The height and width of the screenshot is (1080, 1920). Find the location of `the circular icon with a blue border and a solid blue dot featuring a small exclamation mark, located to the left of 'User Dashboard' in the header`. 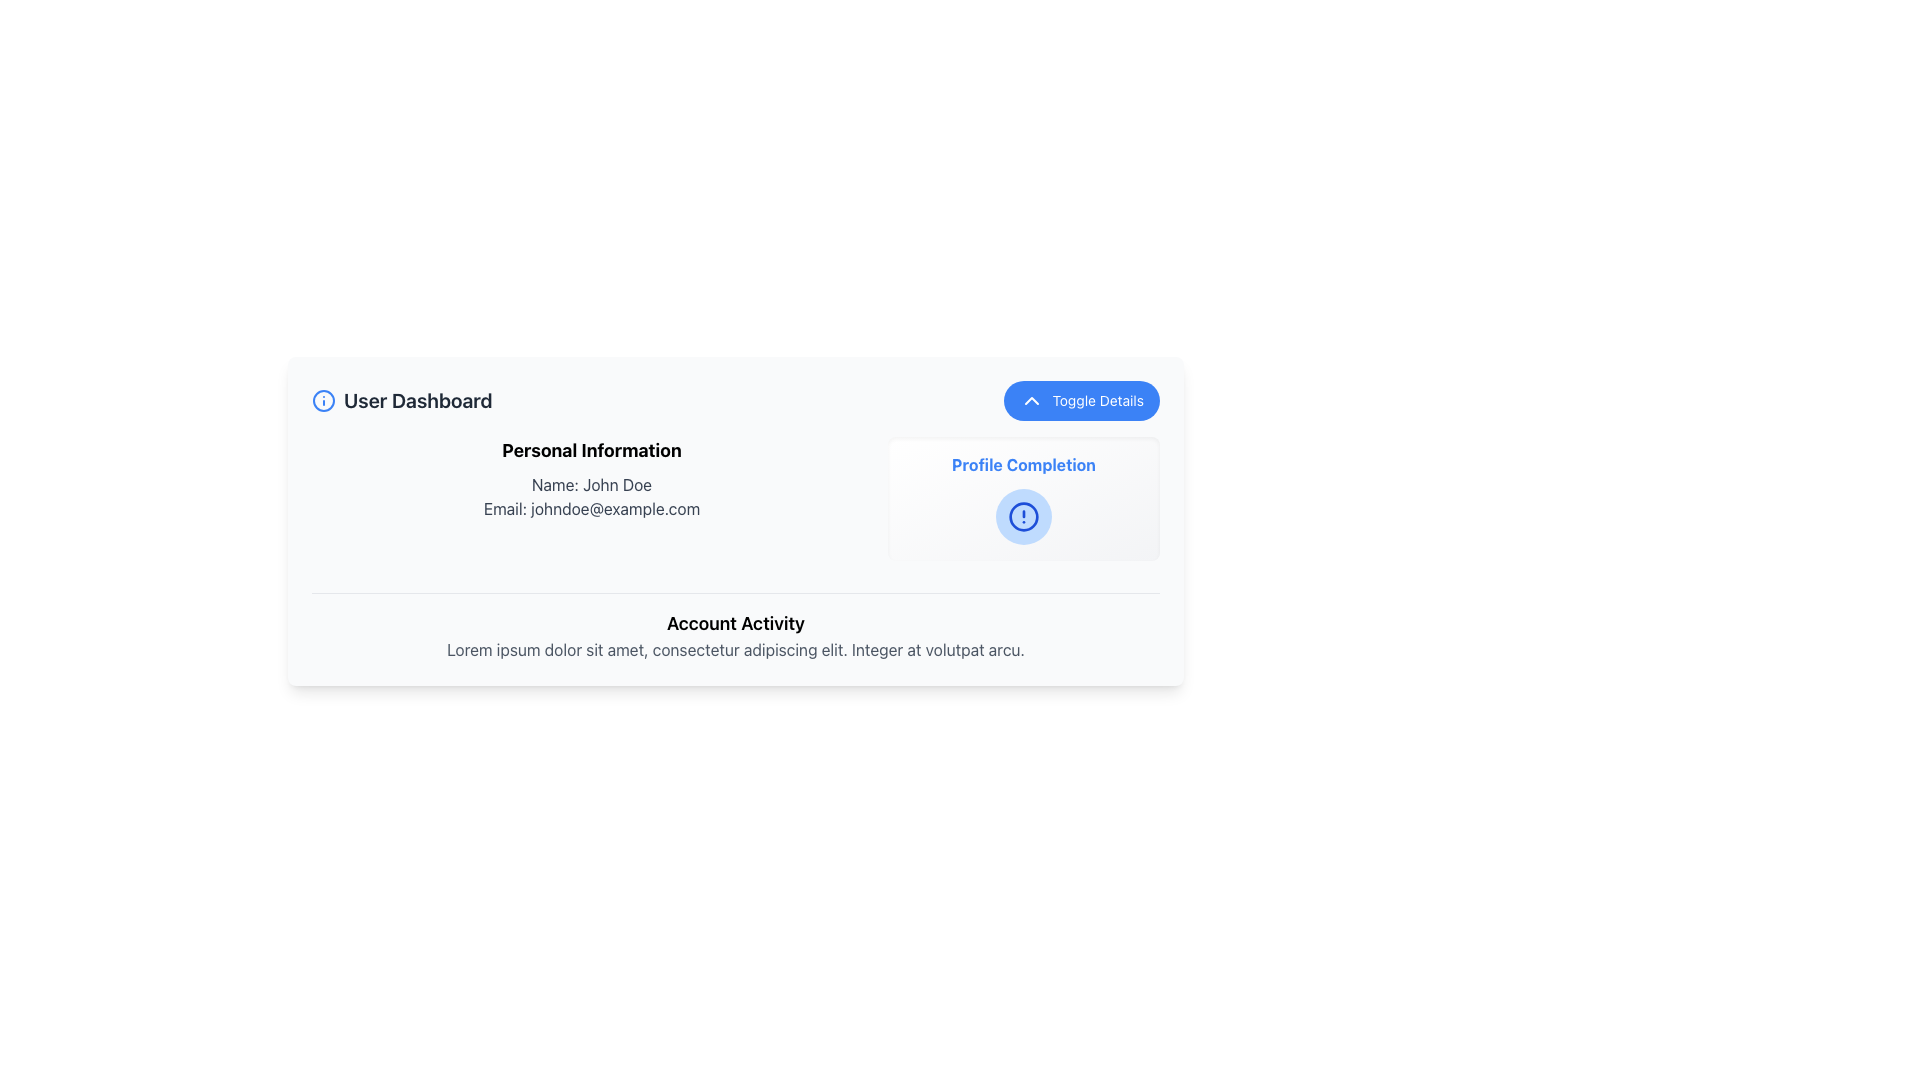

the circular icon with a blue border and a solid blue dot featuring a small exclamation mark, located to the left of 'User Dashboard' in the header is located at coordinates (324, 401).